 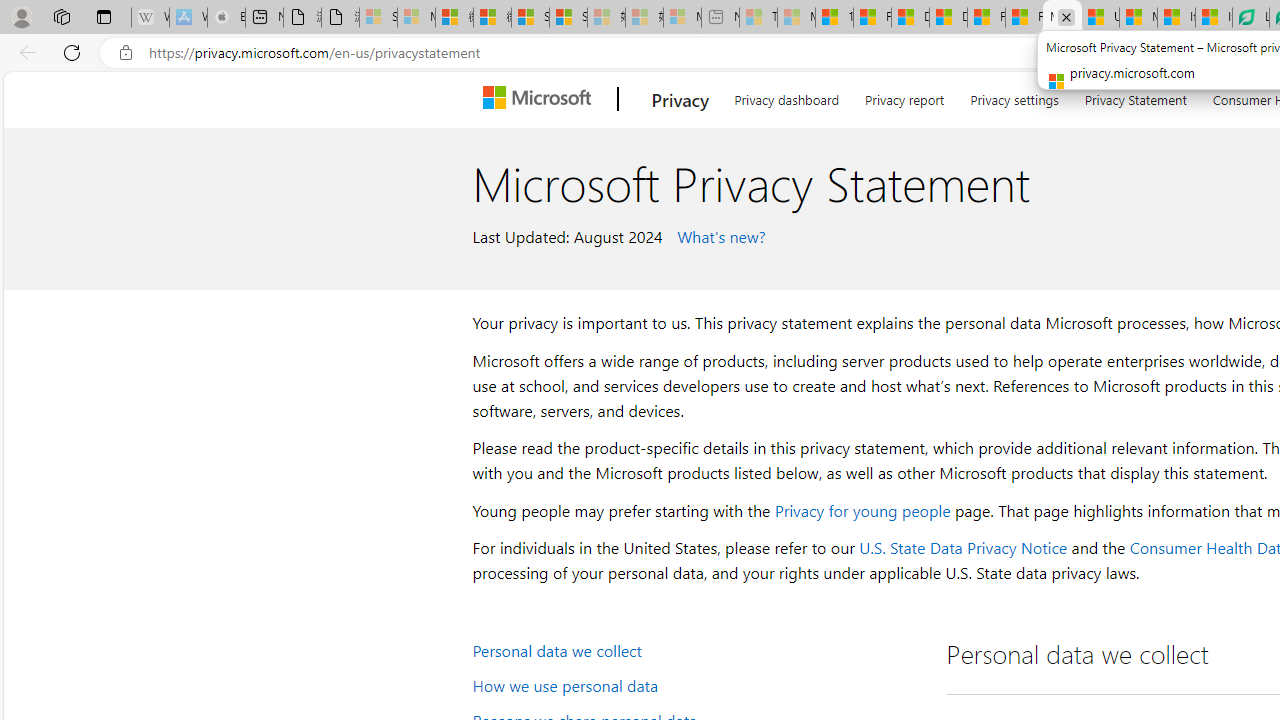 What do you see at coordinates (682, 17) in the screenshot?
I see `'Microsoft account | Account Checkup - Sleeping'` at bounding box center [682, 17].